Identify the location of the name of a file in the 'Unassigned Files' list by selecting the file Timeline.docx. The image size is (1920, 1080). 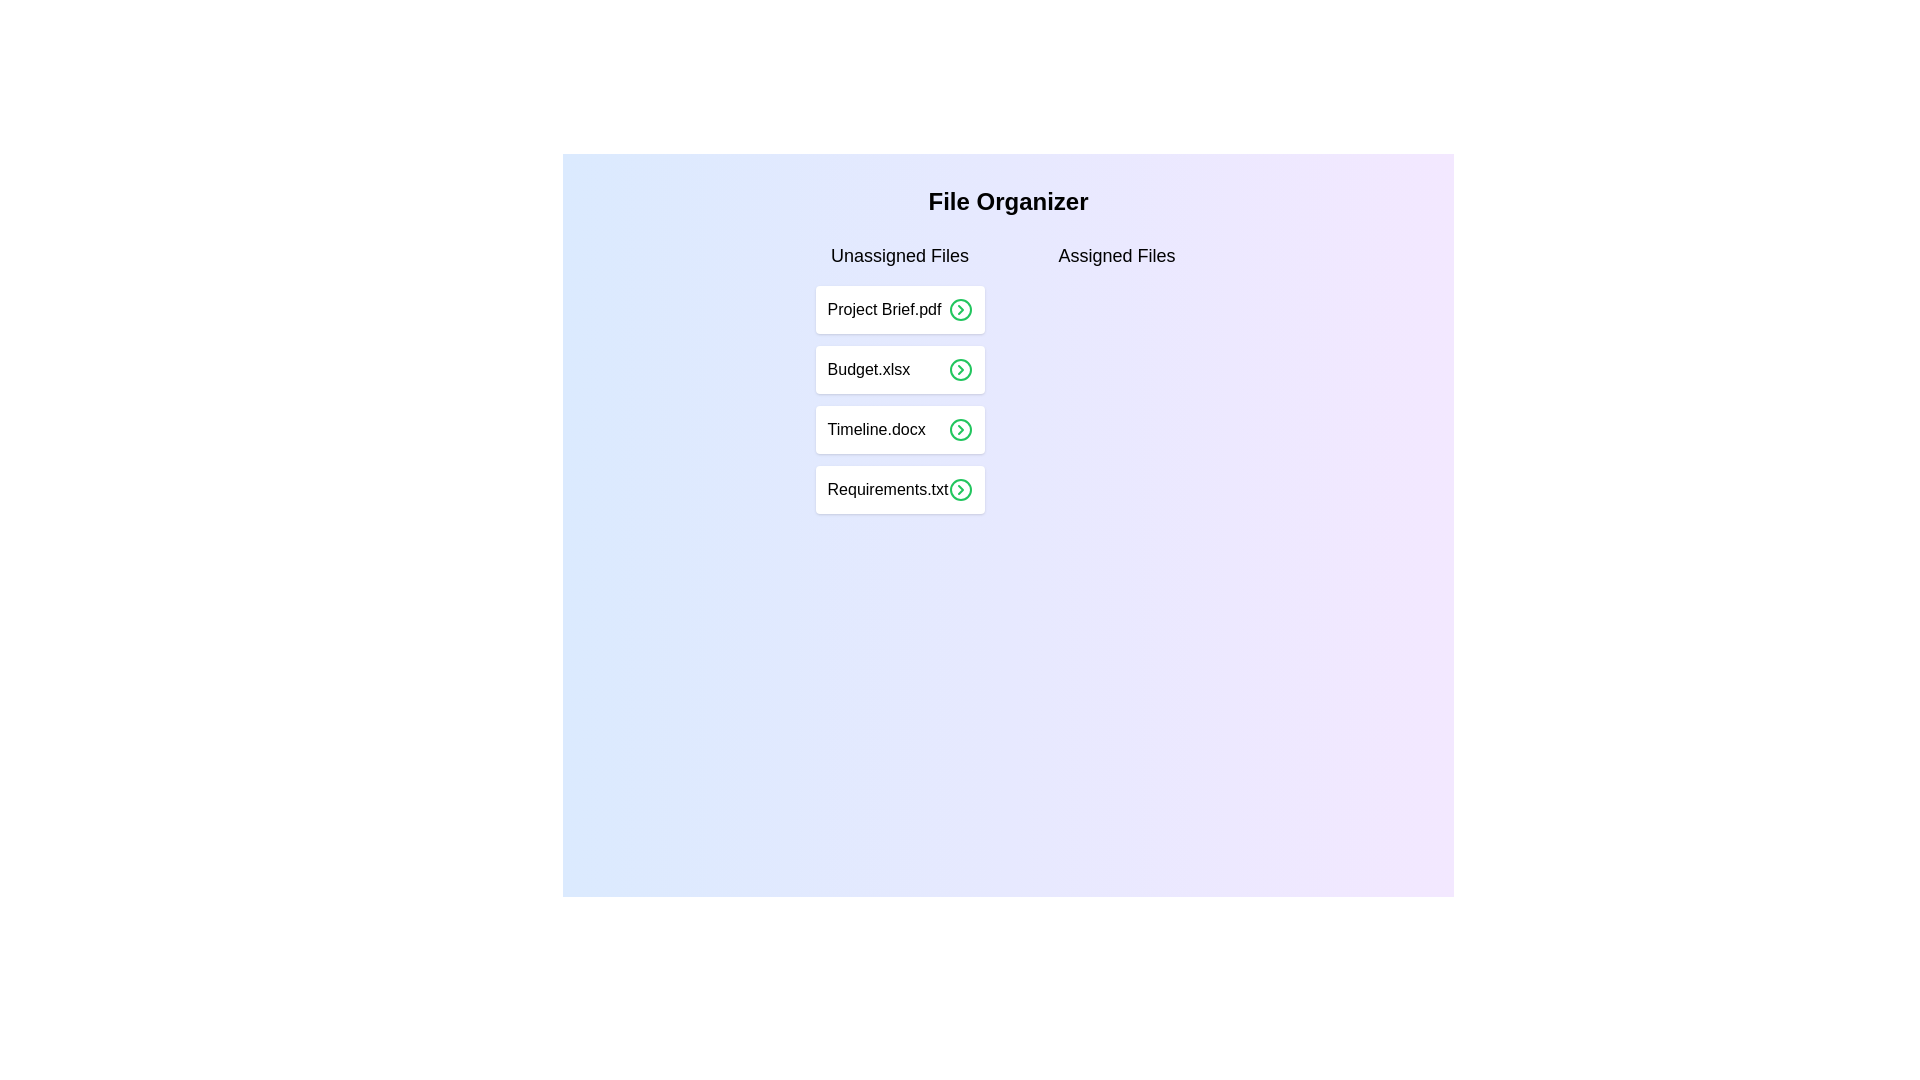
(899, 428).